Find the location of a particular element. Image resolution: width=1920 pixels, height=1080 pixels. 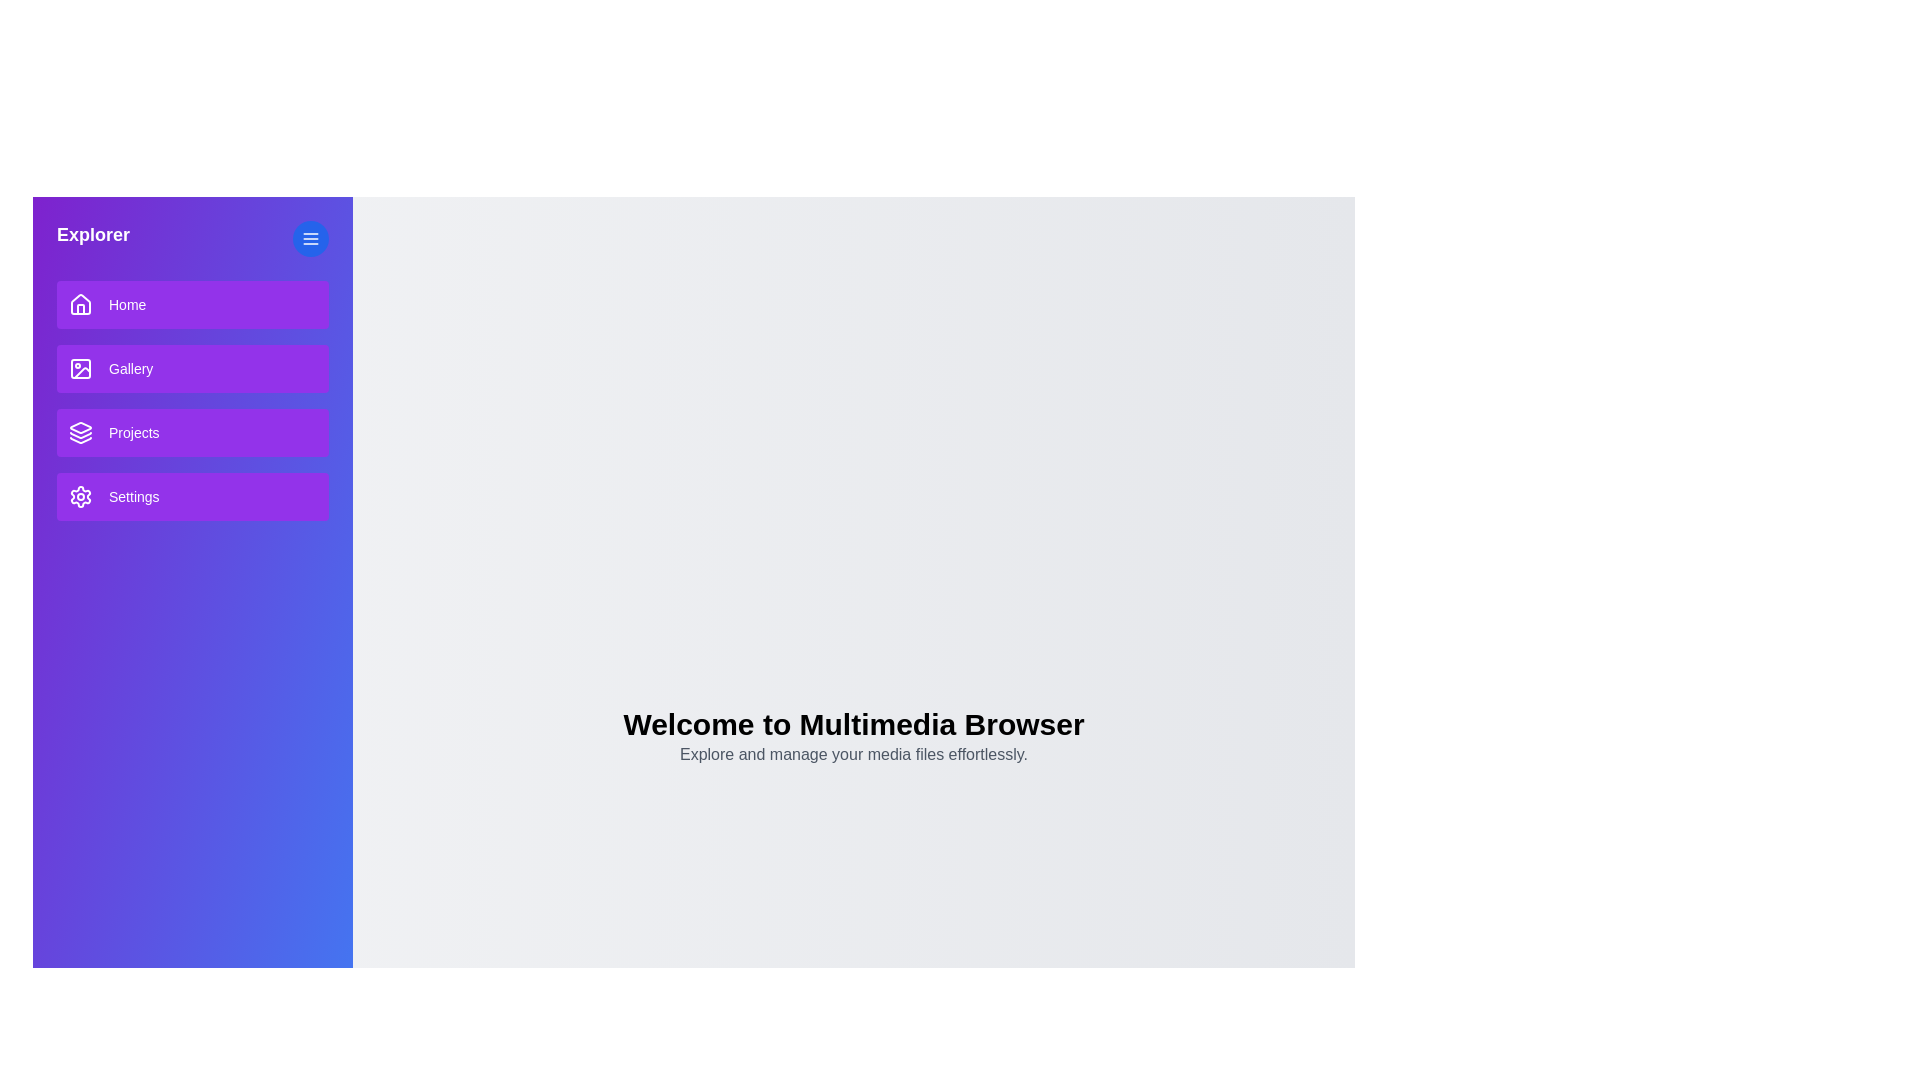

the 'Projects' button to navigate to the 'Projects' section is located at coordinates (192, 431).